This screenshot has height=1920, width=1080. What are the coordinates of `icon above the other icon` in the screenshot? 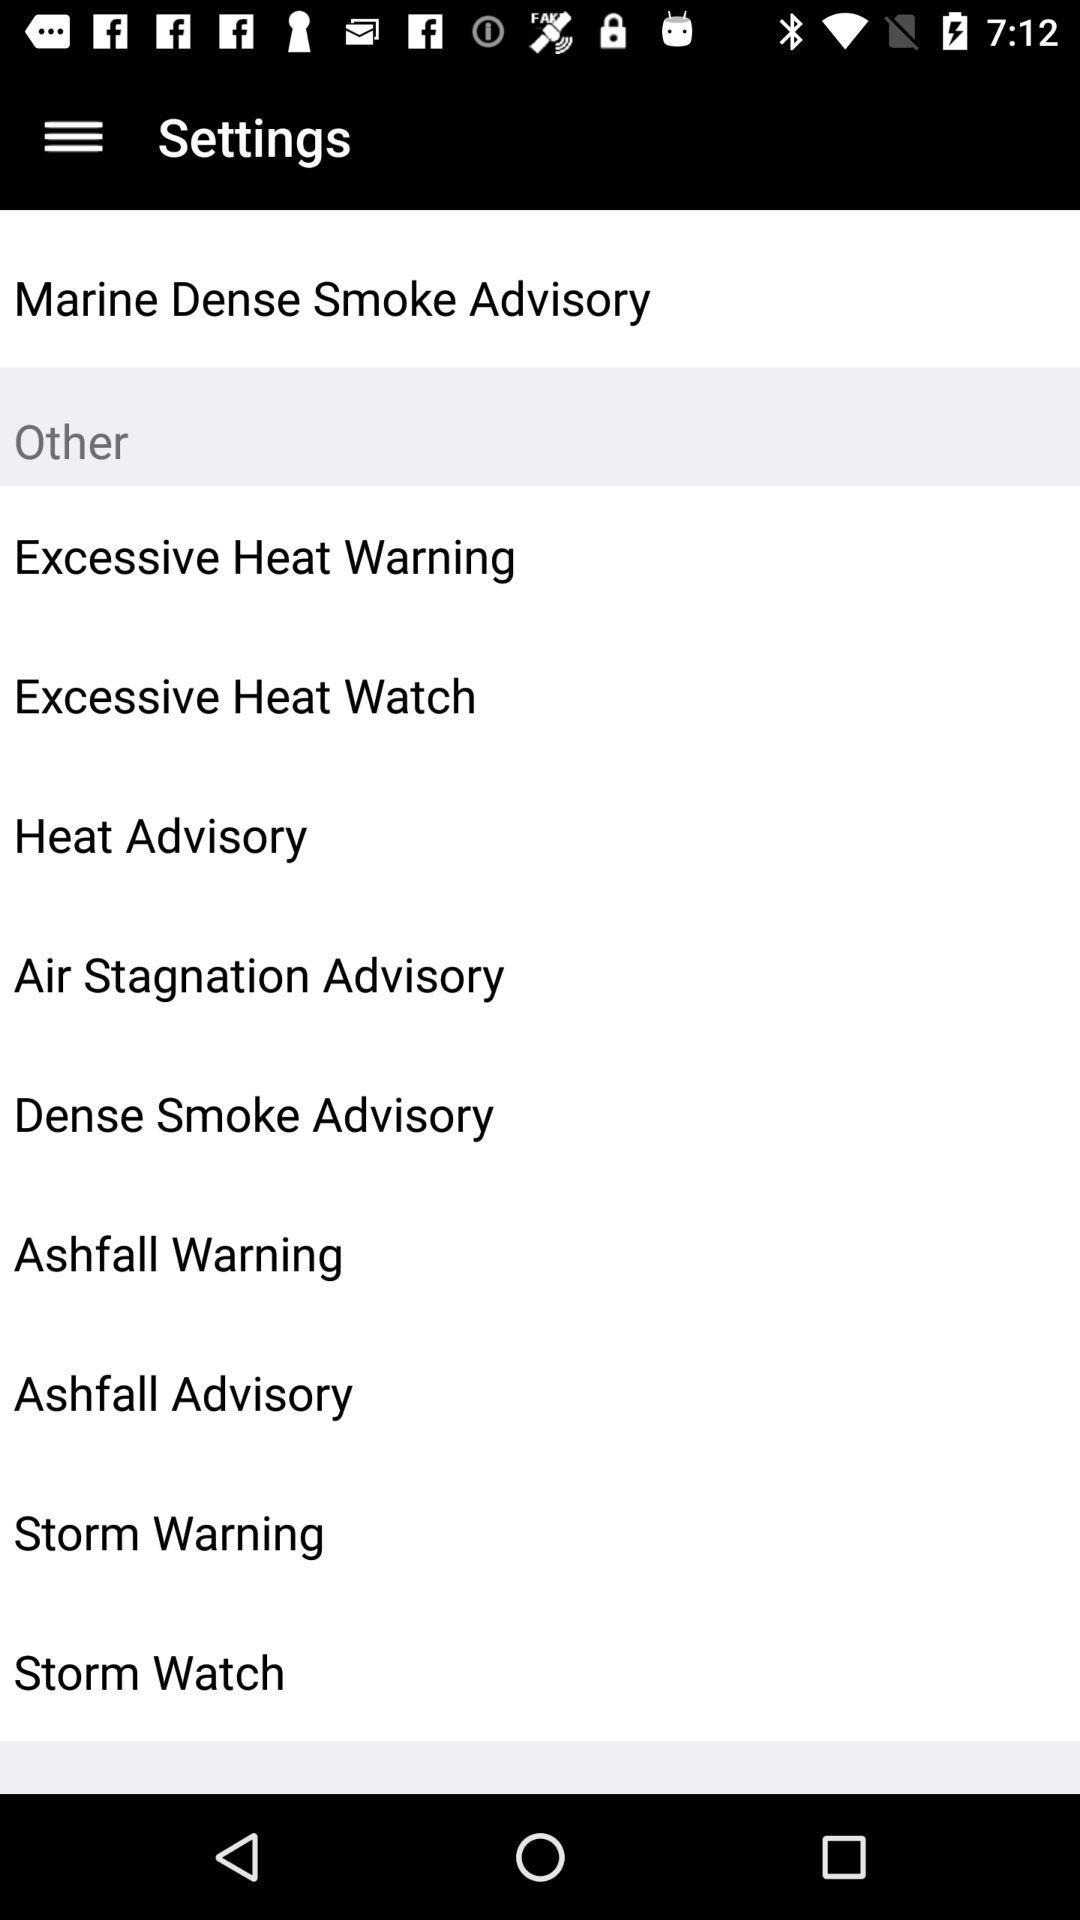 It's located at (1017, 296).